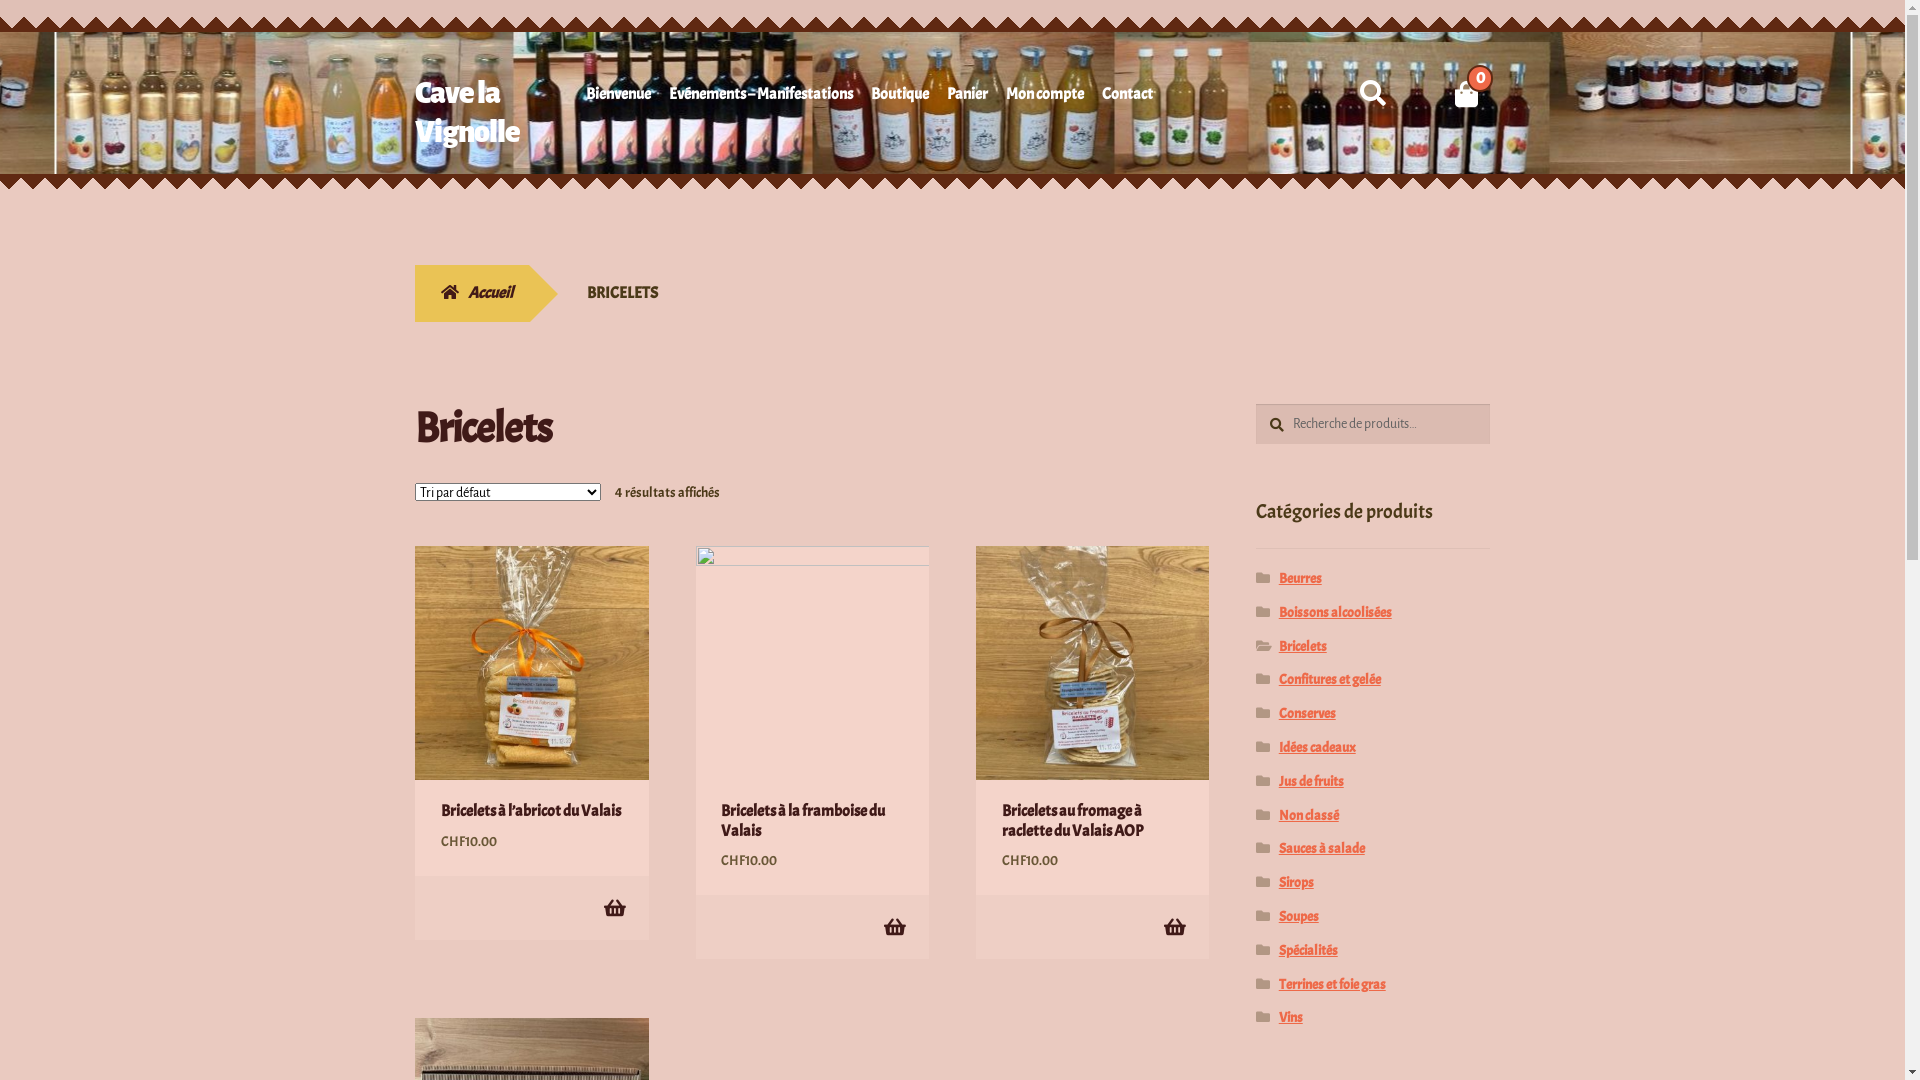  I want to click on 'Terrines et foie gras', so click(1332, 983).